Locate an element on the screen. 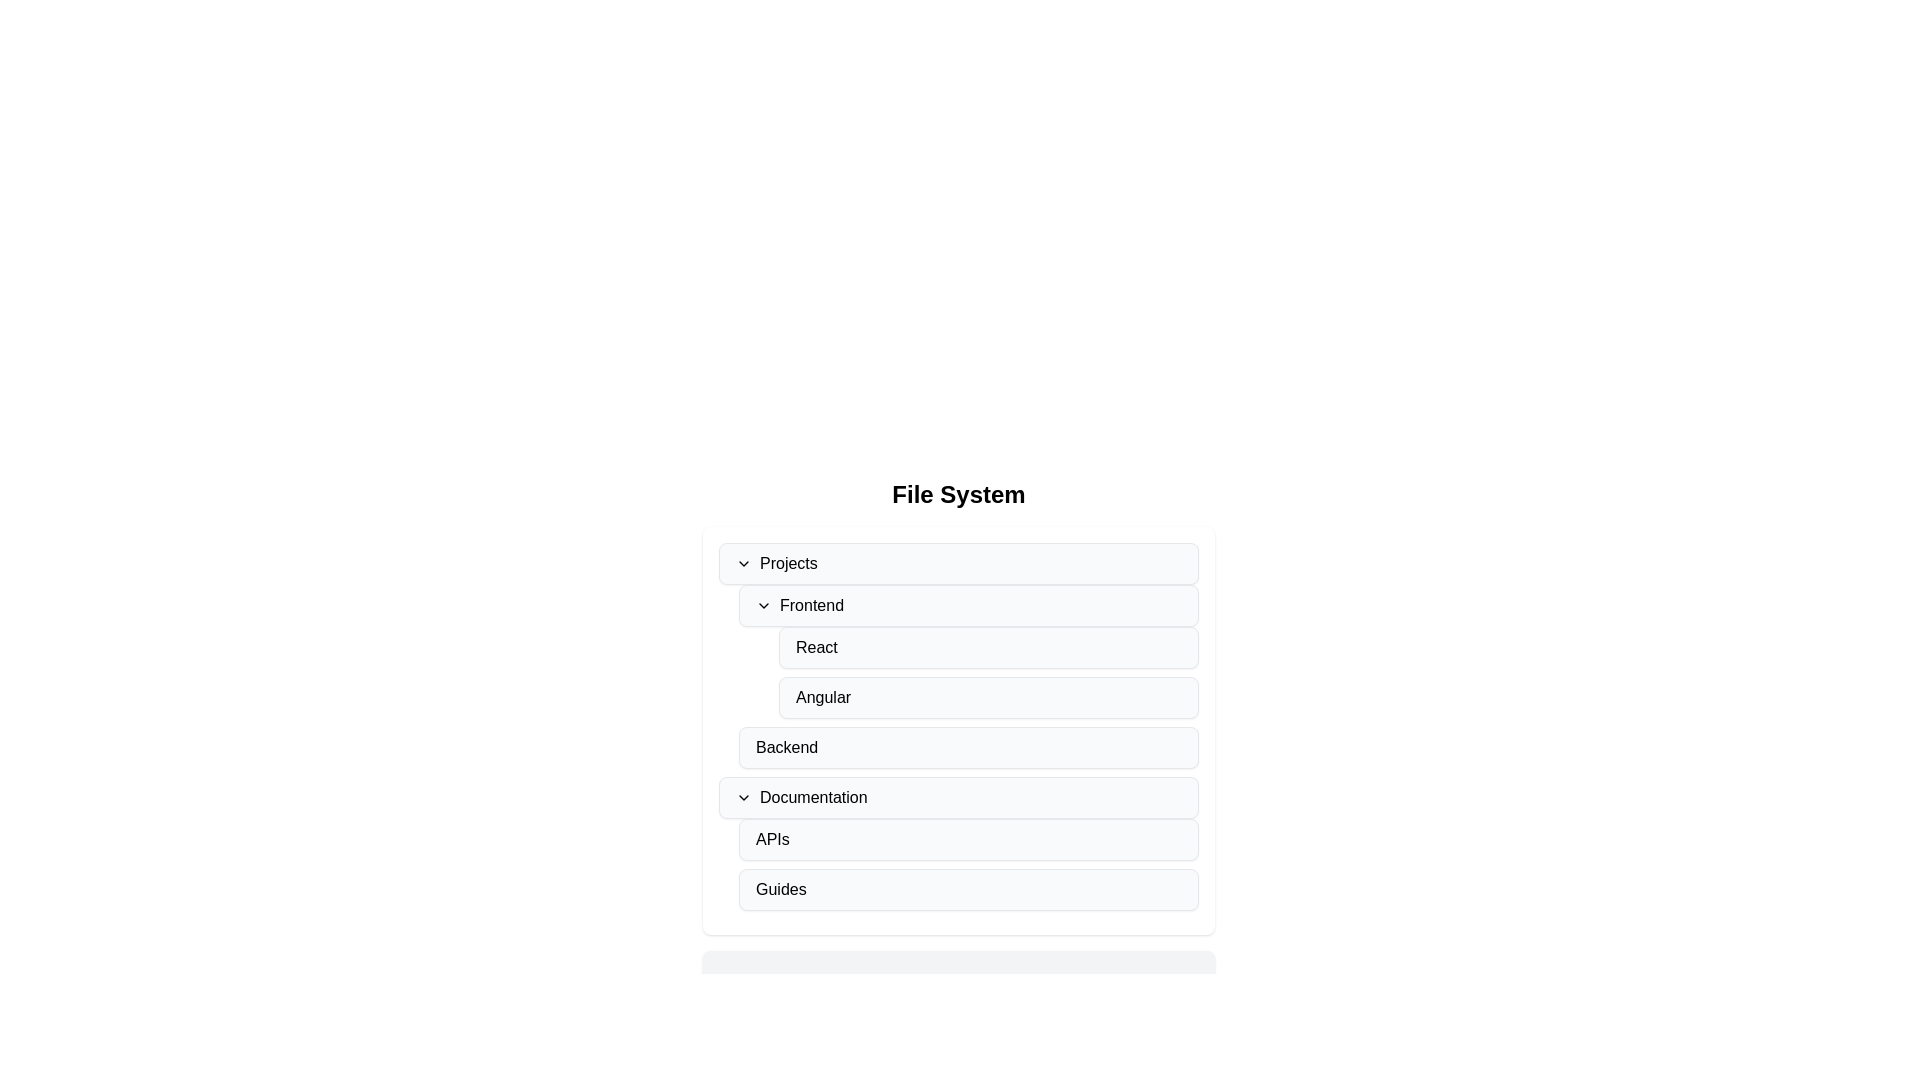 This screenshot has width=1920, height=1080. the 'Angular' button is located at coordinates (988, 697).